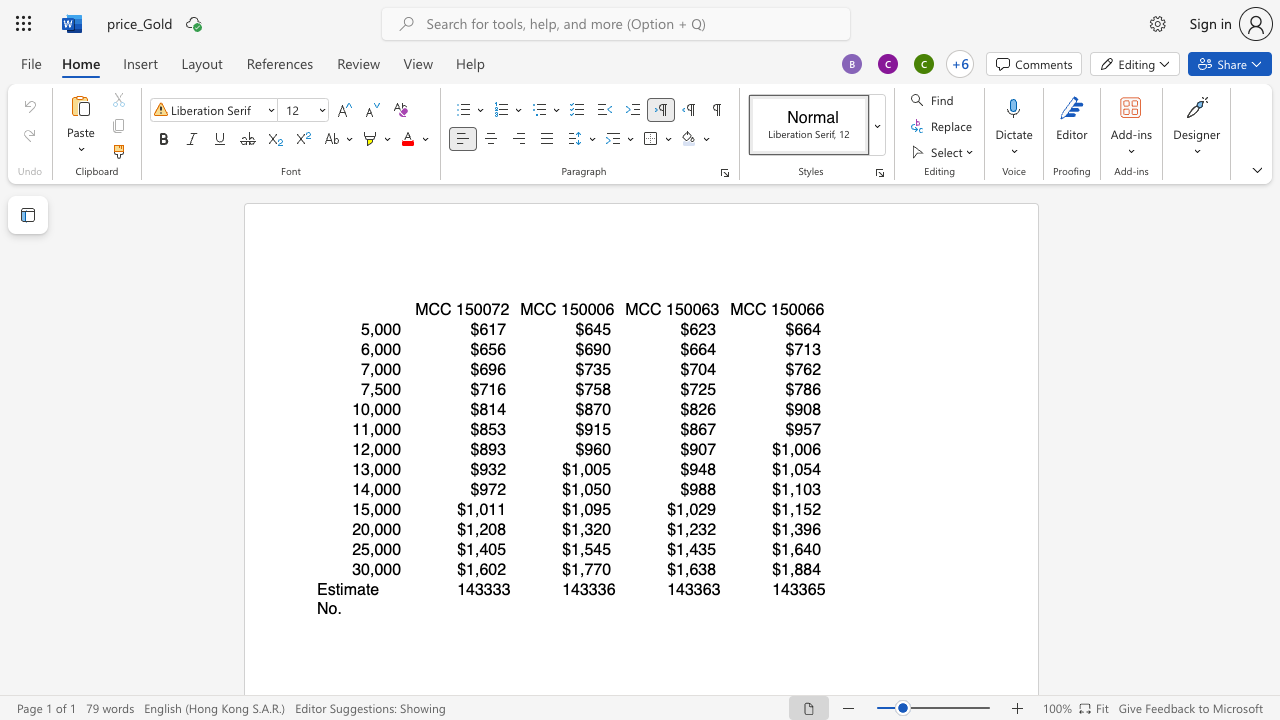 This screenshot has height=720, width=1280. Describe the element at coordinates (427, 309) in the screenshot. I see `the space between the continuous character "M" and "C" in the text` at that location.